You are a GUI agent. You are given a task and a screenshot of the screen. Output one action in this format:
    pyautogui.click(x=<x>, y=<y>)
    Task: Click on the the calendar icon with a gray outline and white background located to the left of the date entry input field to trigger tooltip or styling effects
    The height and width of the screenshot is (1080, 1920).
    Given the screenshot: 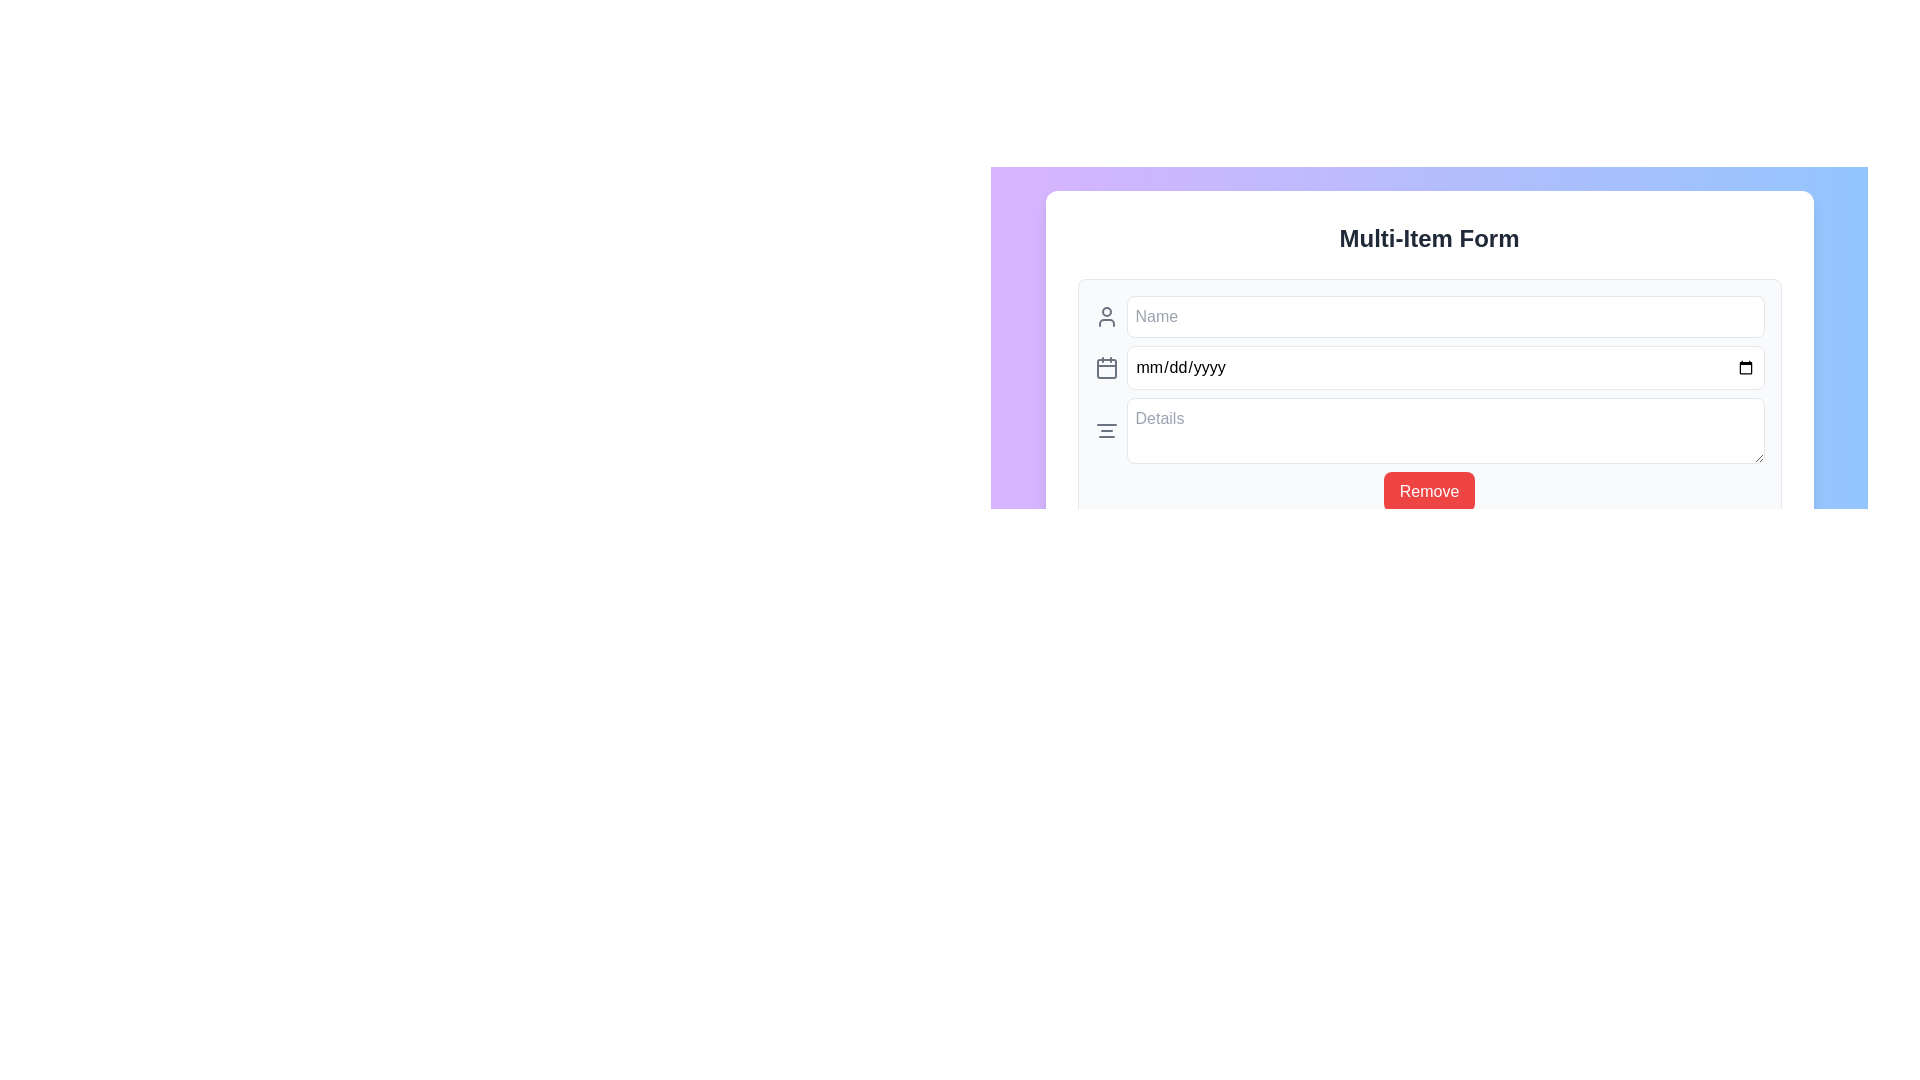 What is the action you would take?
    pyautogui.click(x=1105, y=367)
    